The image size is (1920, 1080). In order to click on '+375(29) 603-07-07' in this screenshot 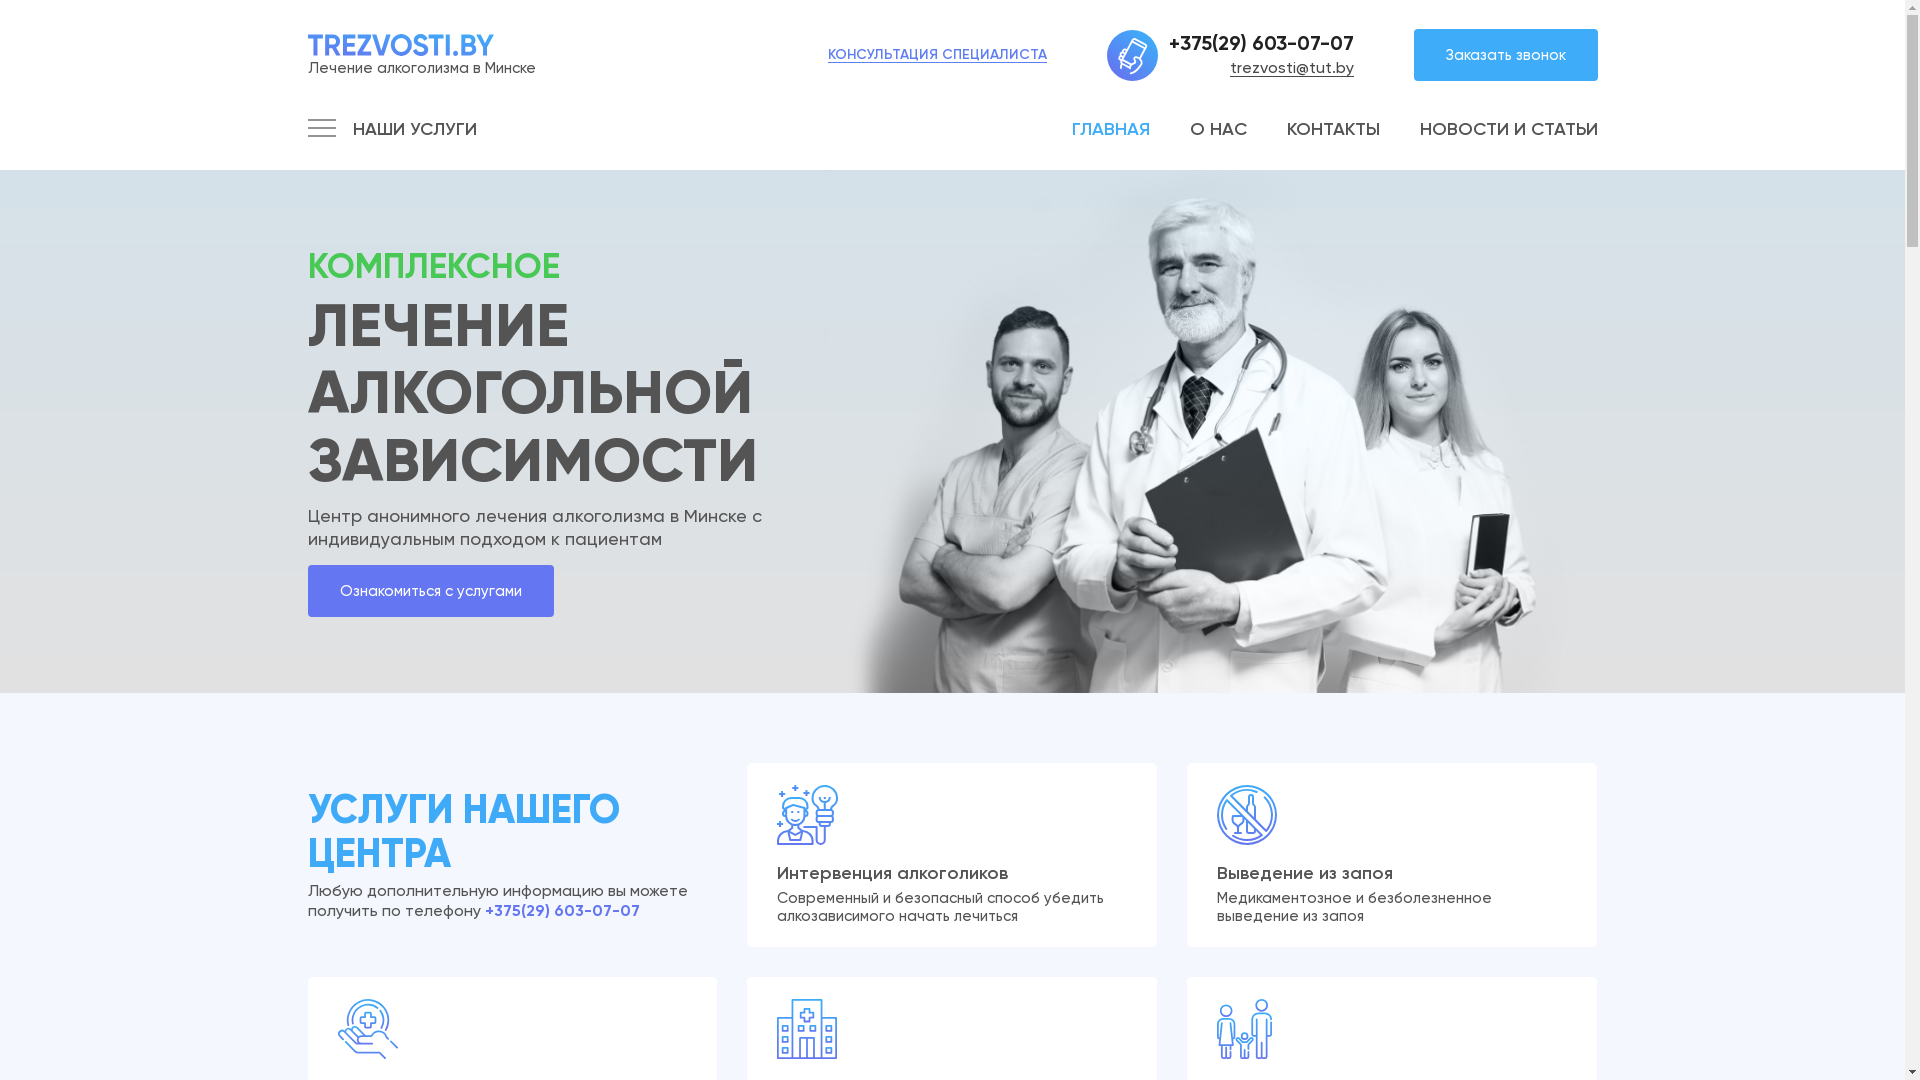, I will do `click(1259, 42)`.